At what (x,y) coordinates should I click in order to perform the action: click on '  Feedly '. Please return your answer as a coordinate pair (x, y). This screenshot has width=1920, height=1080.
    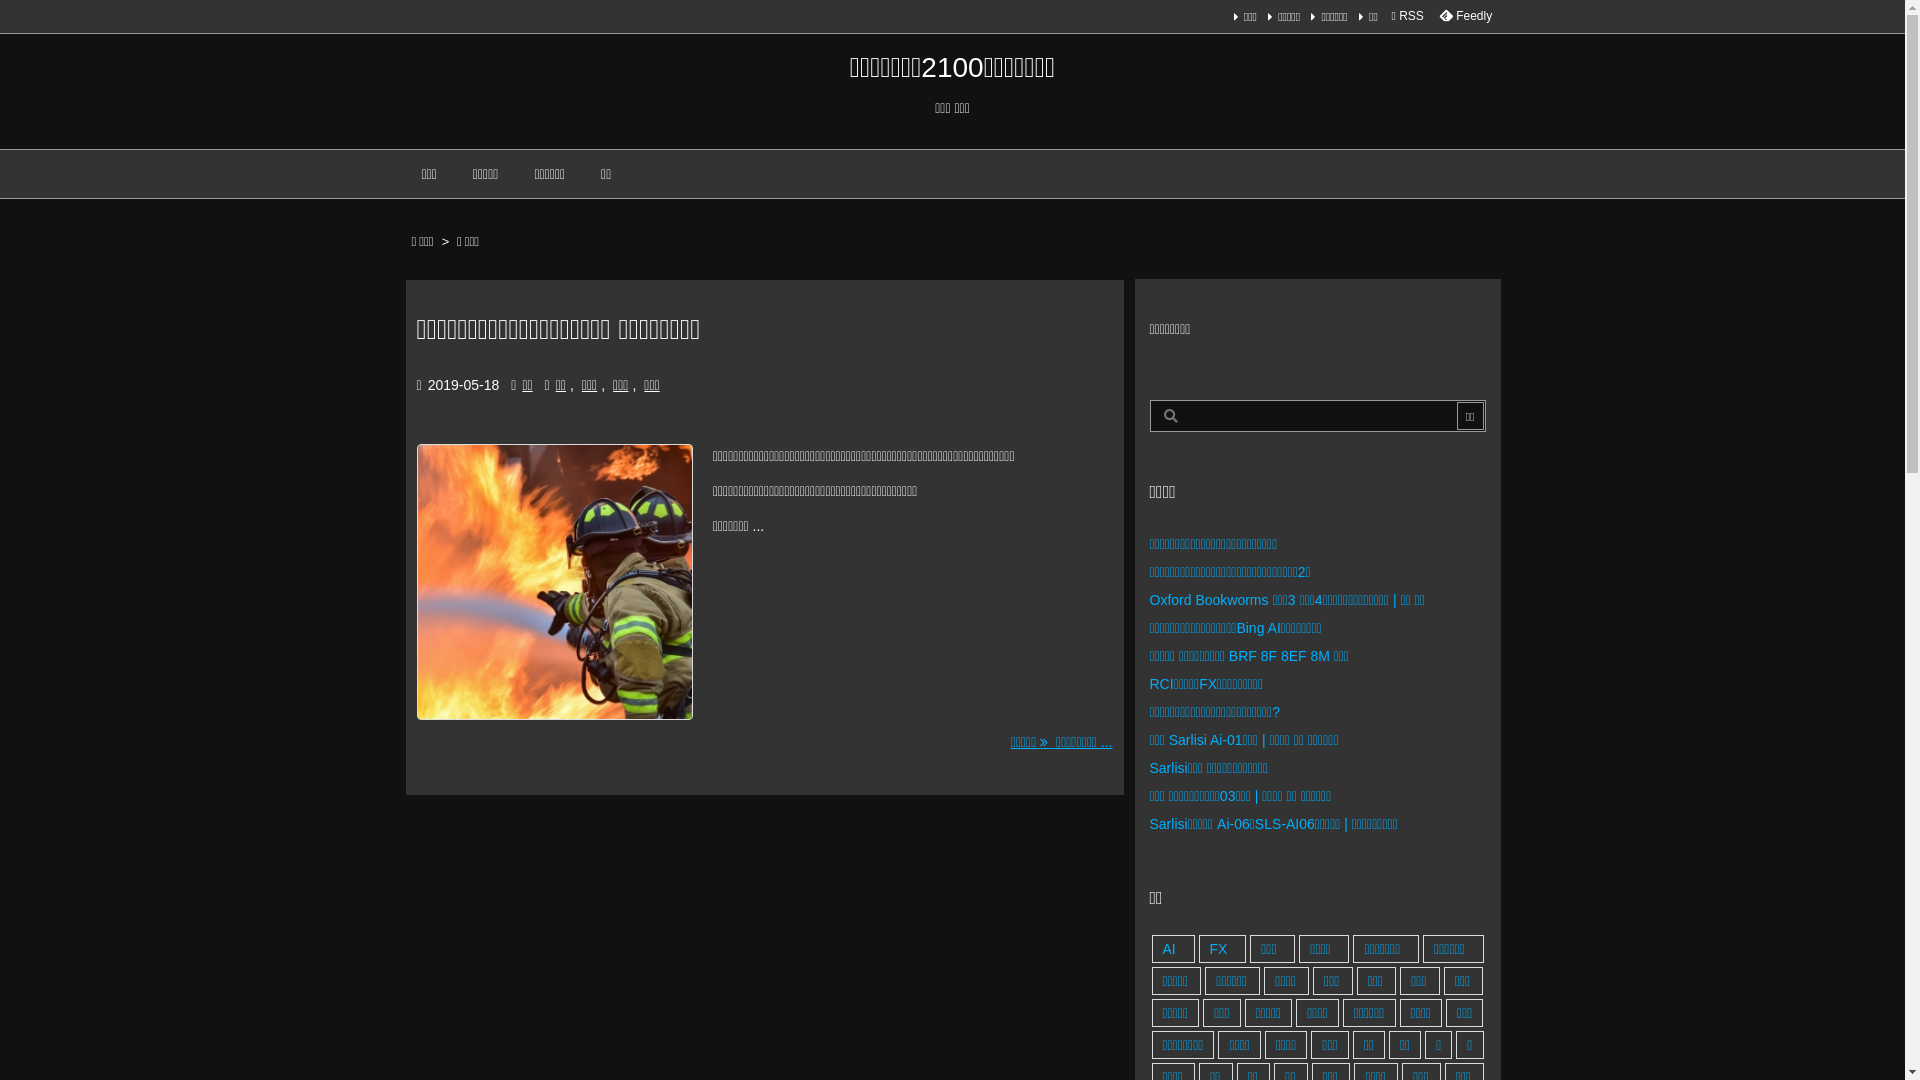
    Looking at the image, I should click on (1464, 15).